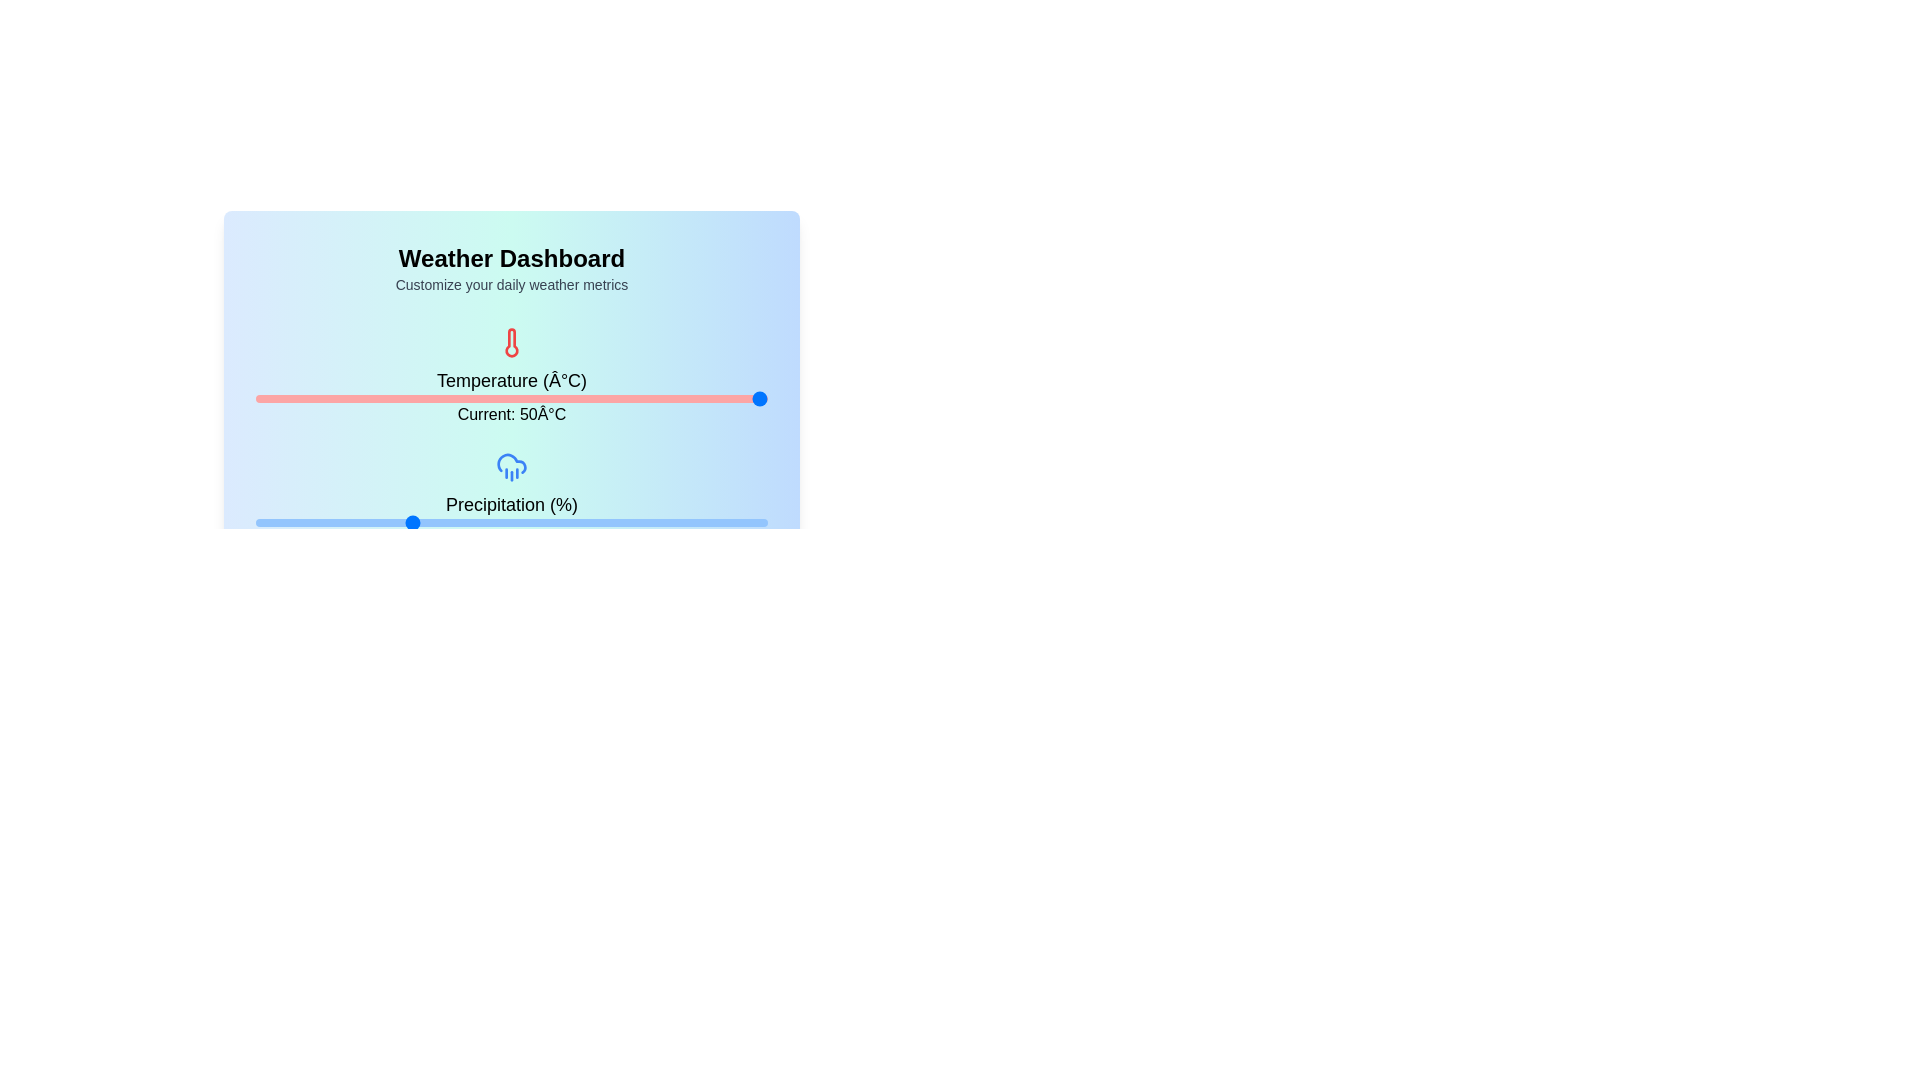  Describe the element at coordinates (737, 398) in the screenshot. I see `the temperature` at that location.